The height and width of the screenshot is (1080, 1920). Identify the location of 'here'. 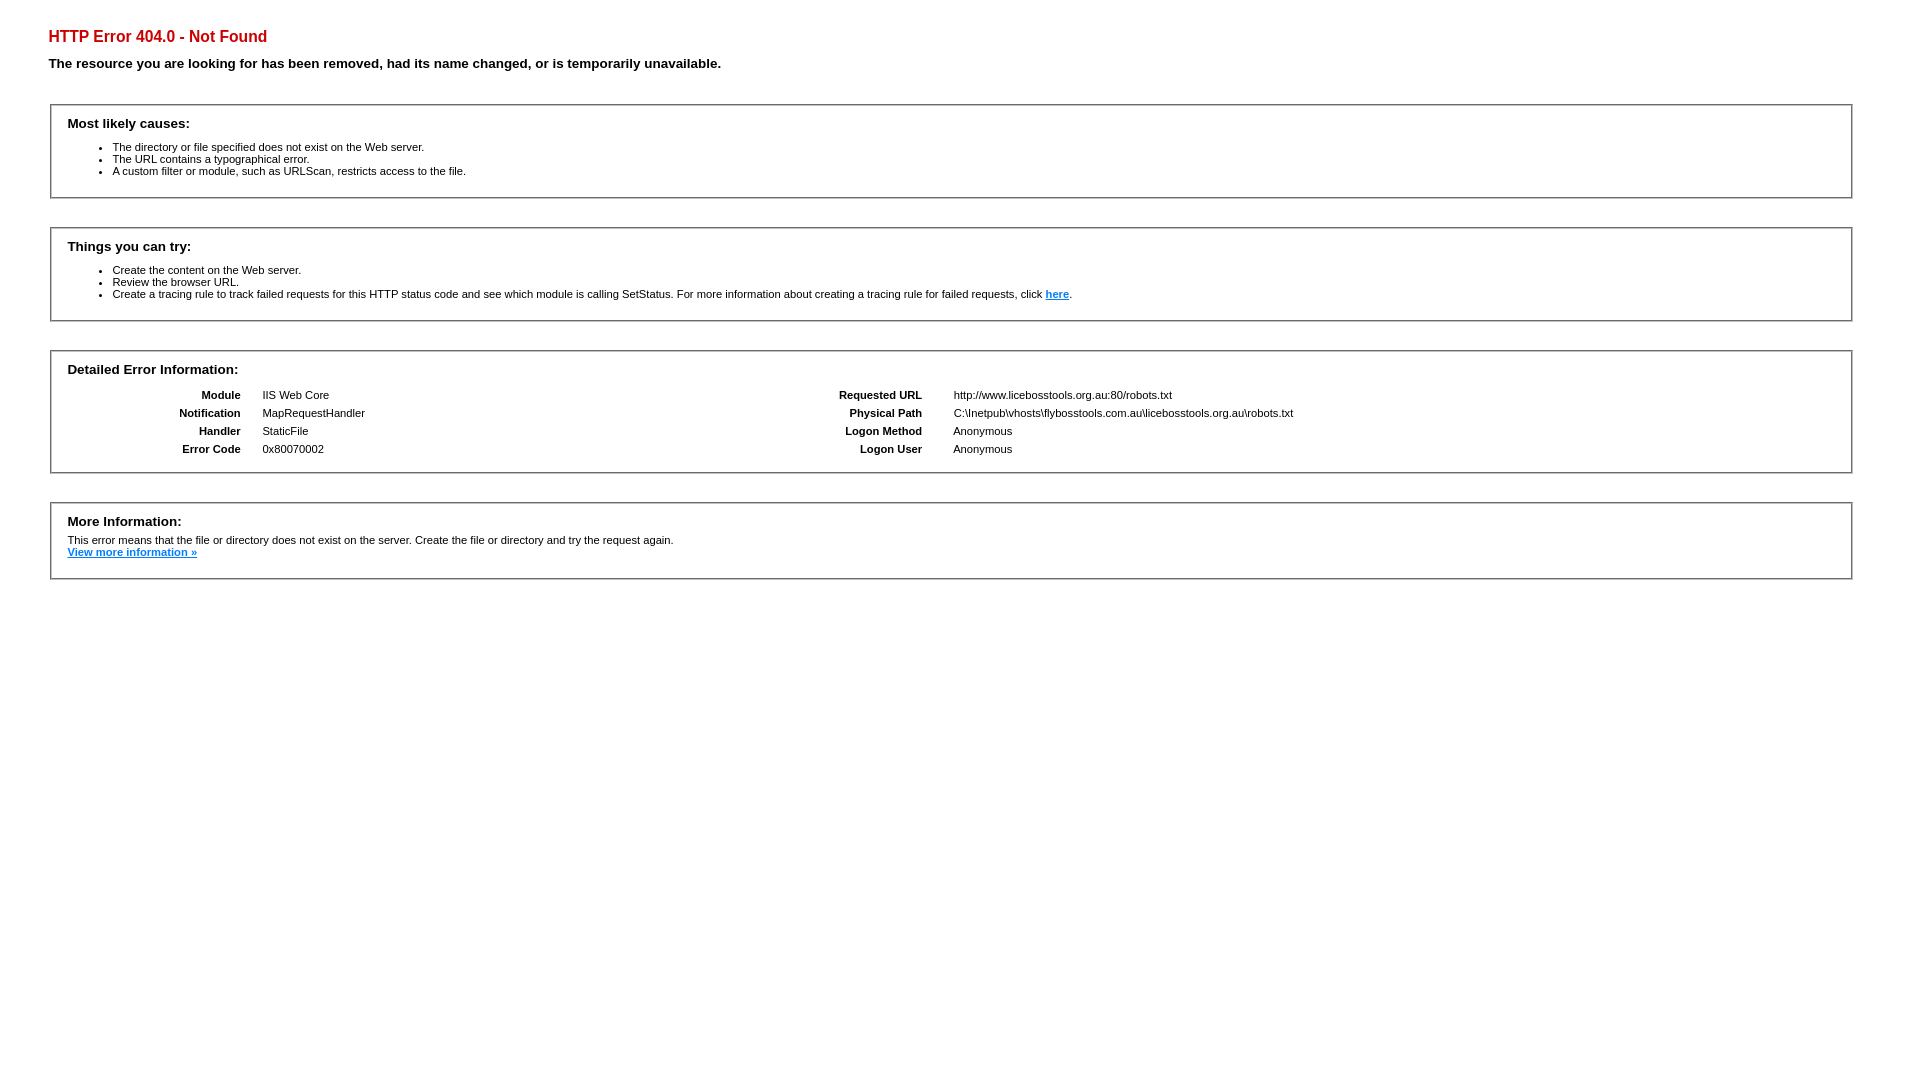
(1045, 293).